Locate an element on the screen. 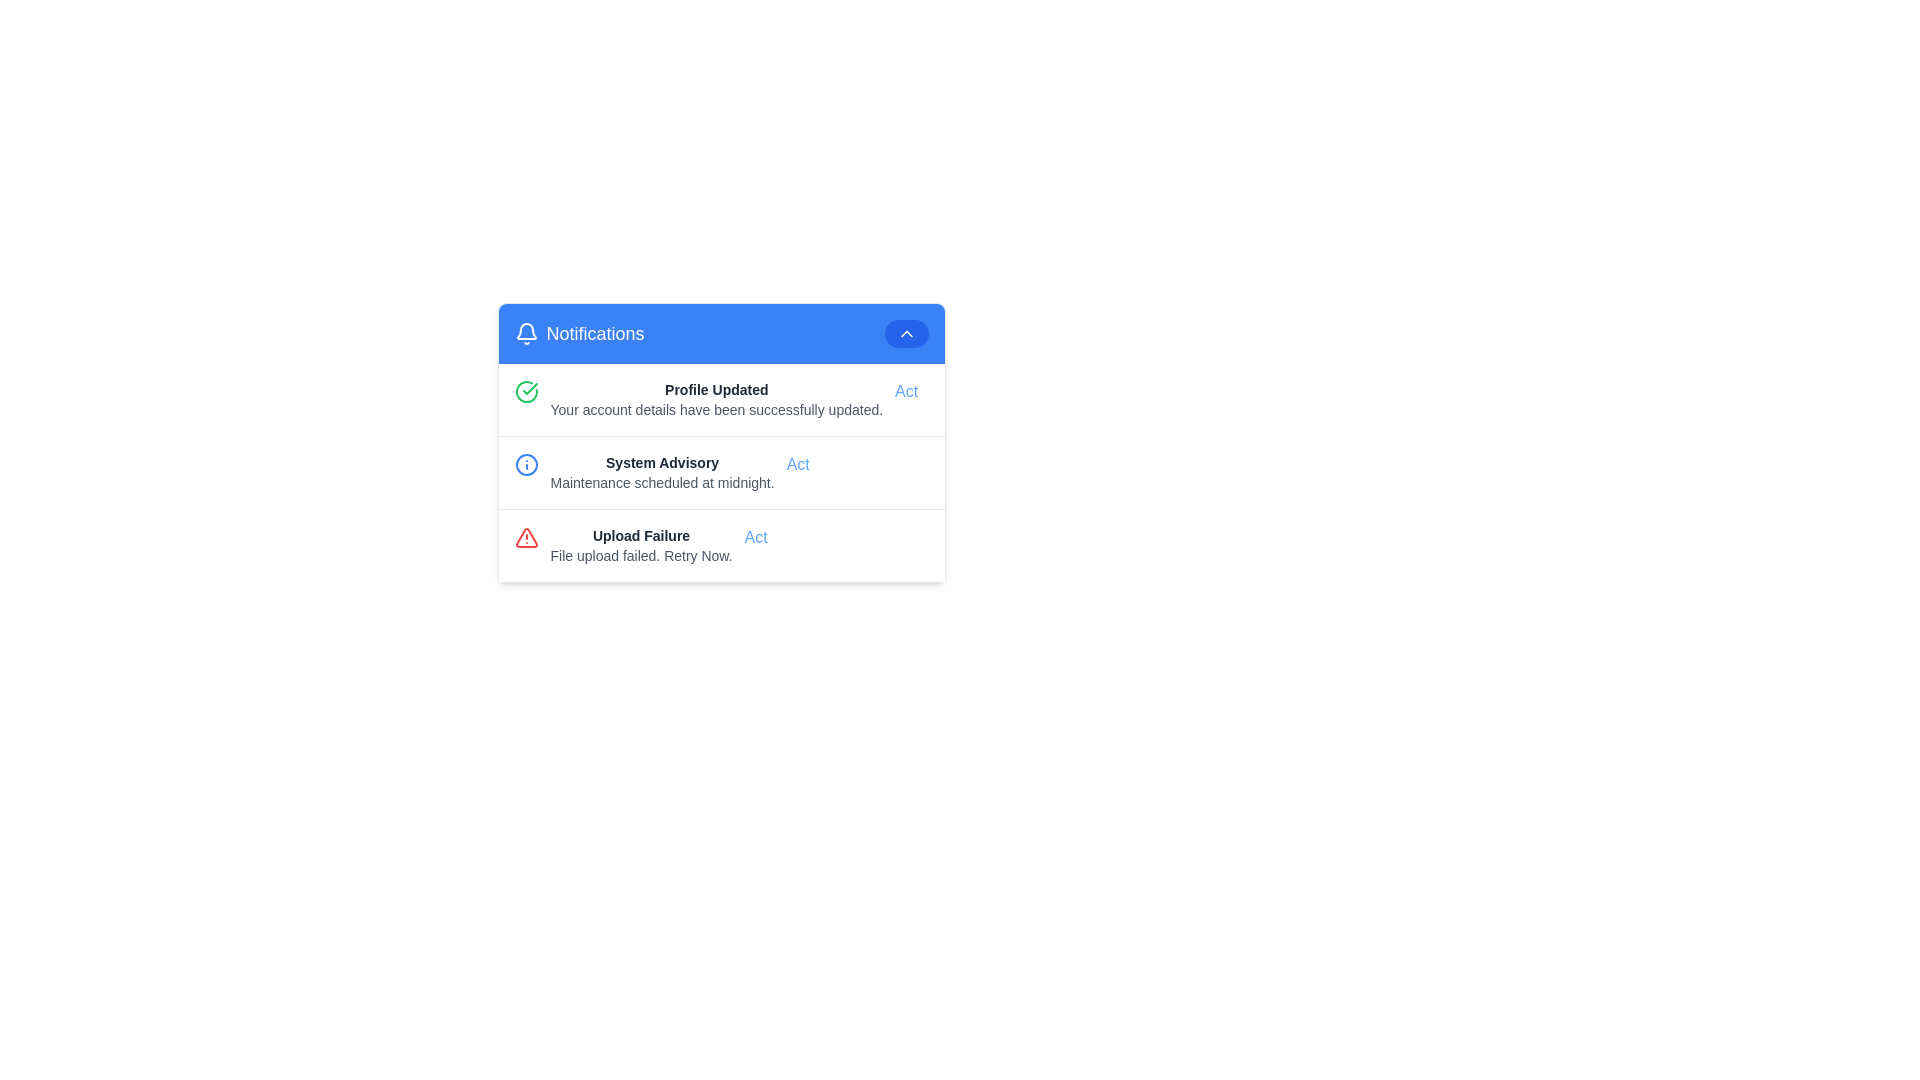 This screenshot has height=1080, width=1920. the icon button located in the upper-right corner of the notification box is located at coordinates (905, 333).